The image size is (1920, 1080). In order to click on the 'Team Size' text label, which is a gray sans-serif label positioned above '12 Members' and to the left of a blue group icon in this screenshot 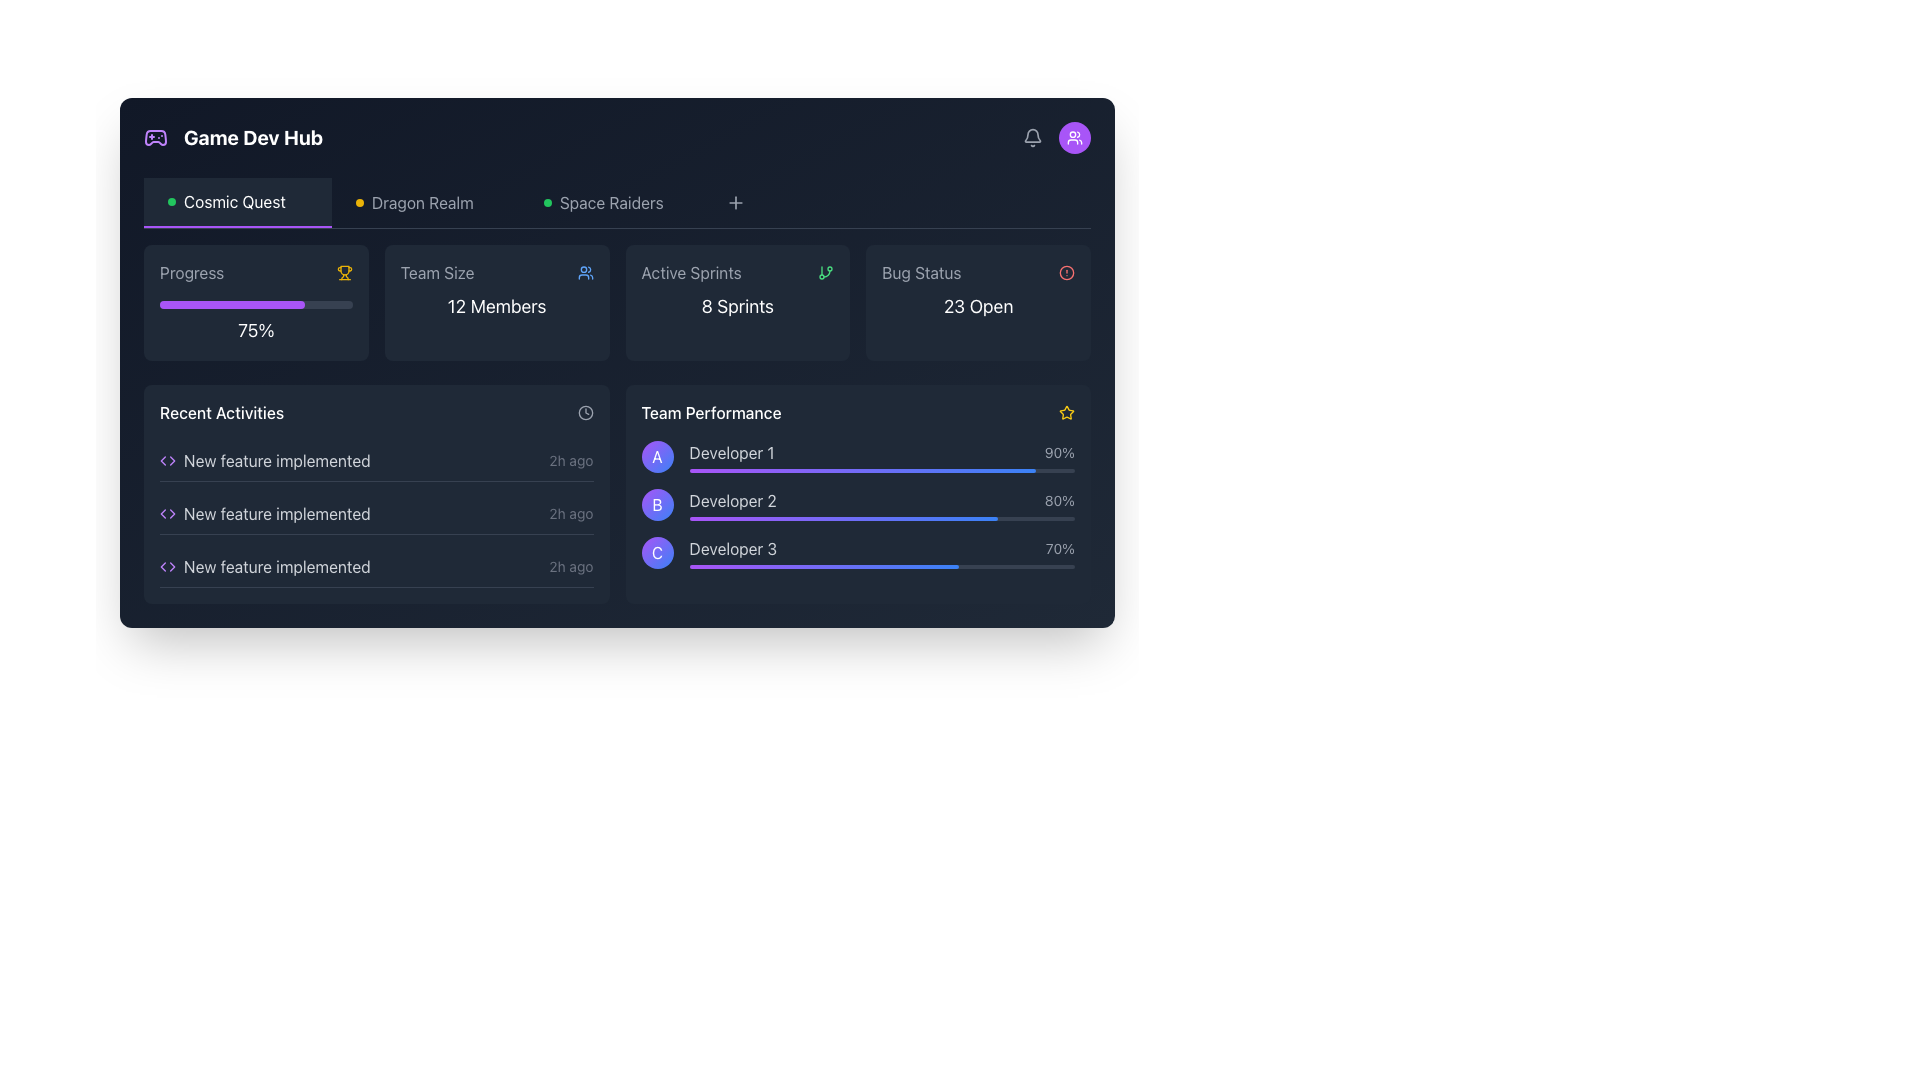, I will do `click(436, 273)`.